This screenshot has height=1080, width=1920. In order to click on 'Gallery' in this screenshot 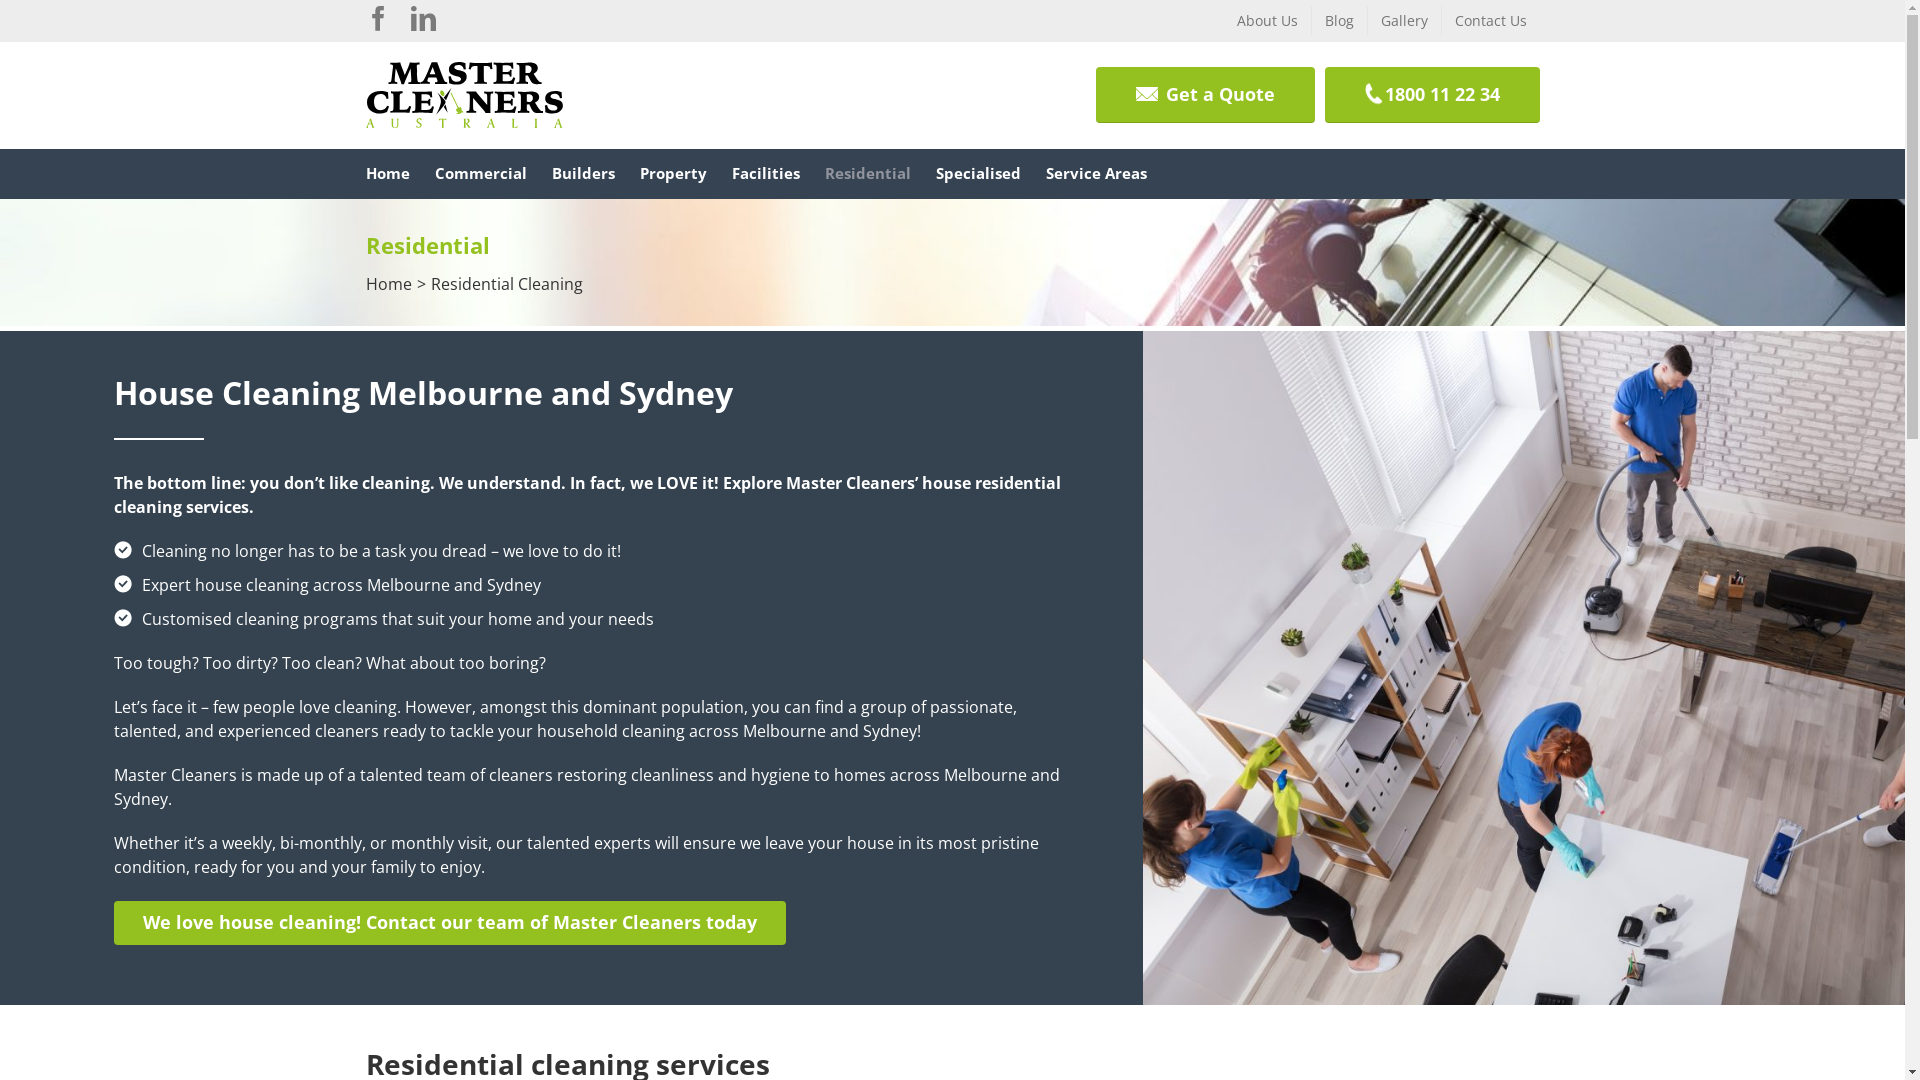, I will do `click(1403, 20)`.